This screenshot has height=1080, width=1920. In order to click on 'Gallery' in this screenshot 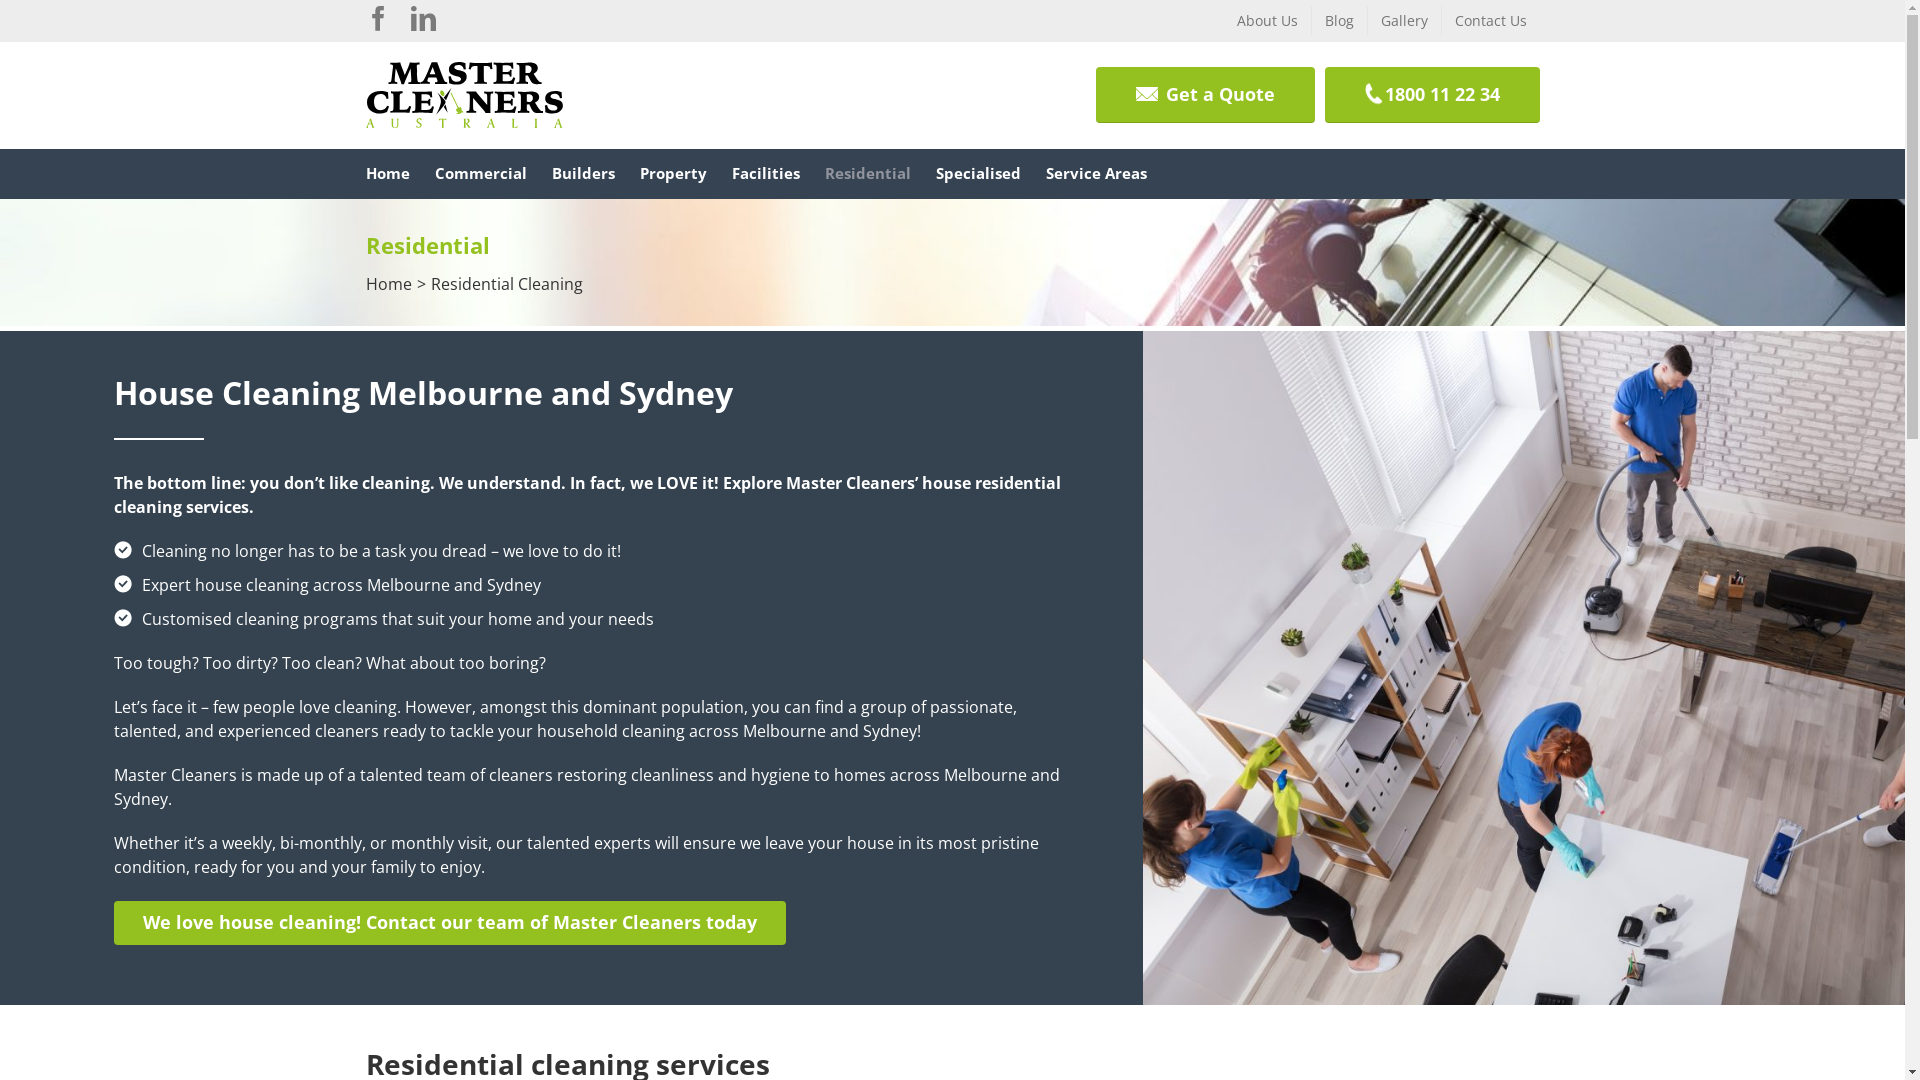, I will do `click(1403, 20)`.